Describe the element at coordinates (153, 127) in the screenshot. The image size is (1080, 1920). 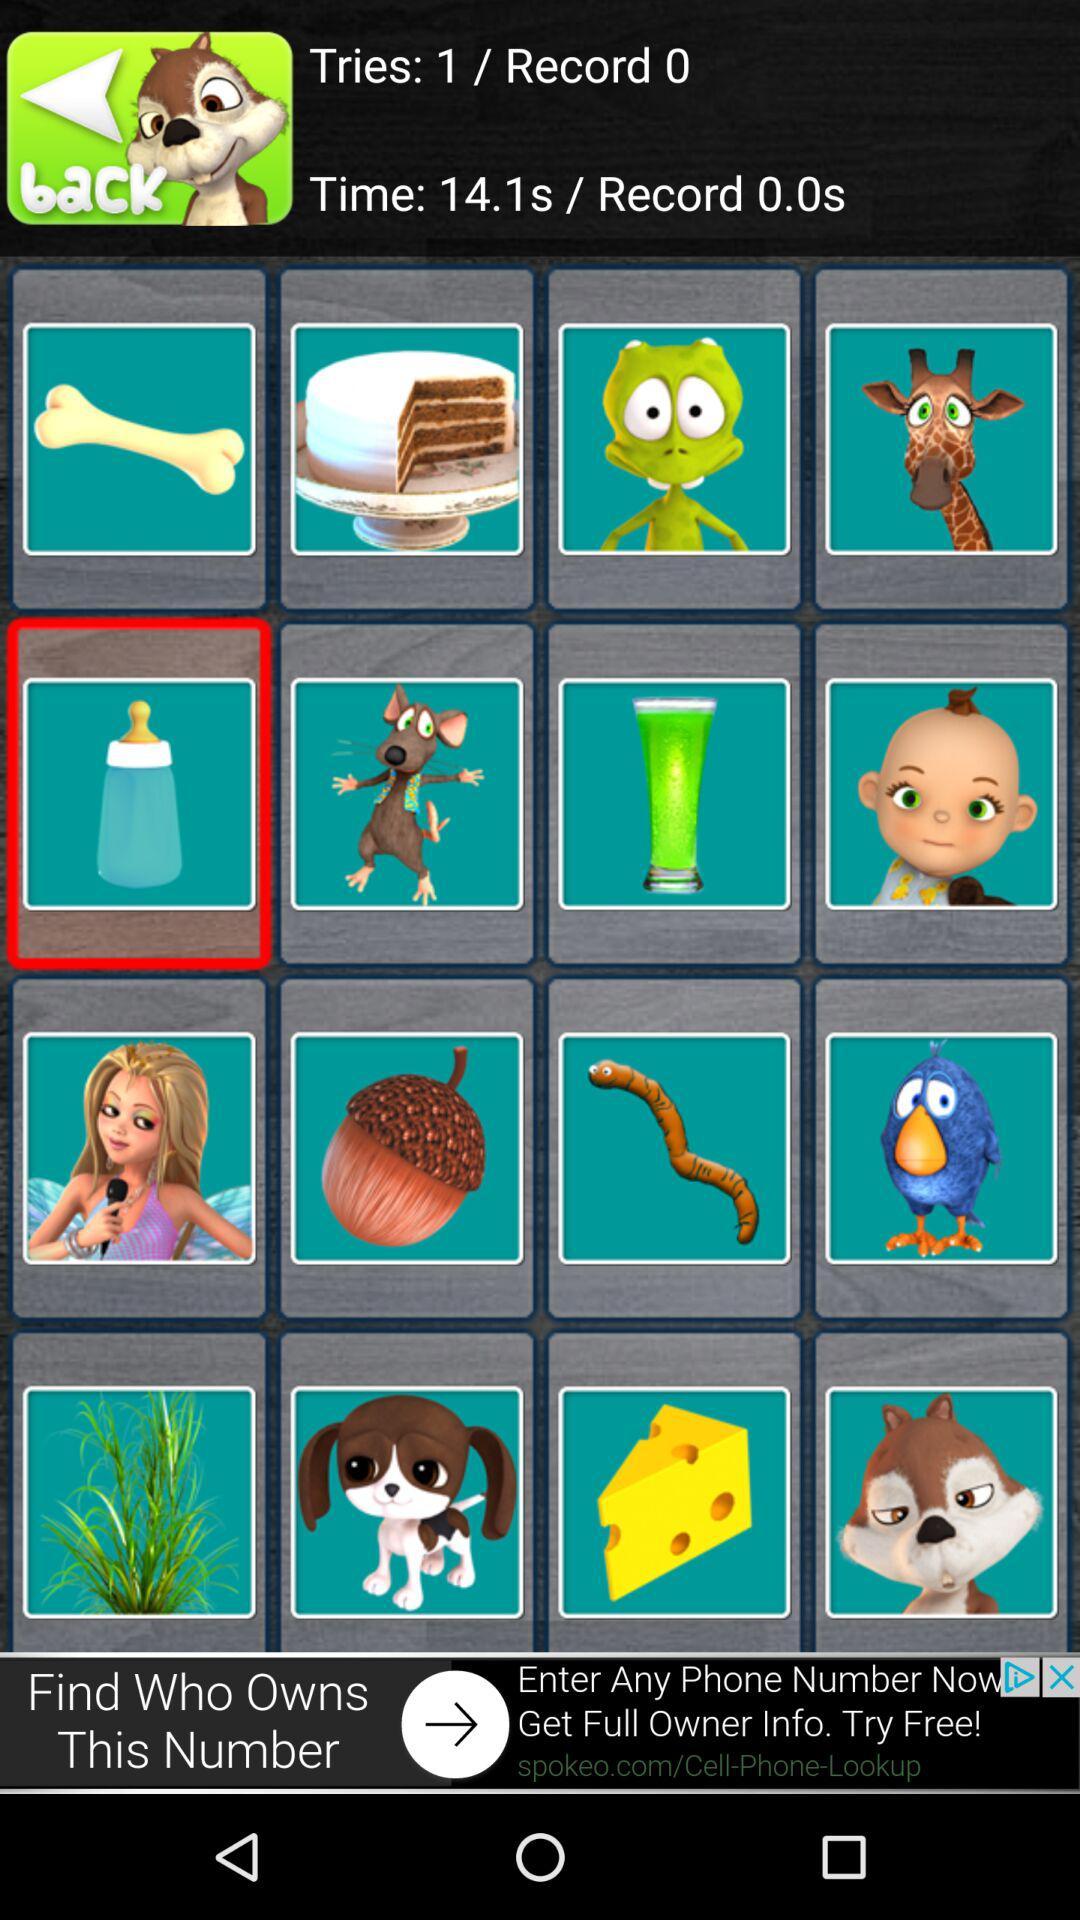
I see `previous` at that location.